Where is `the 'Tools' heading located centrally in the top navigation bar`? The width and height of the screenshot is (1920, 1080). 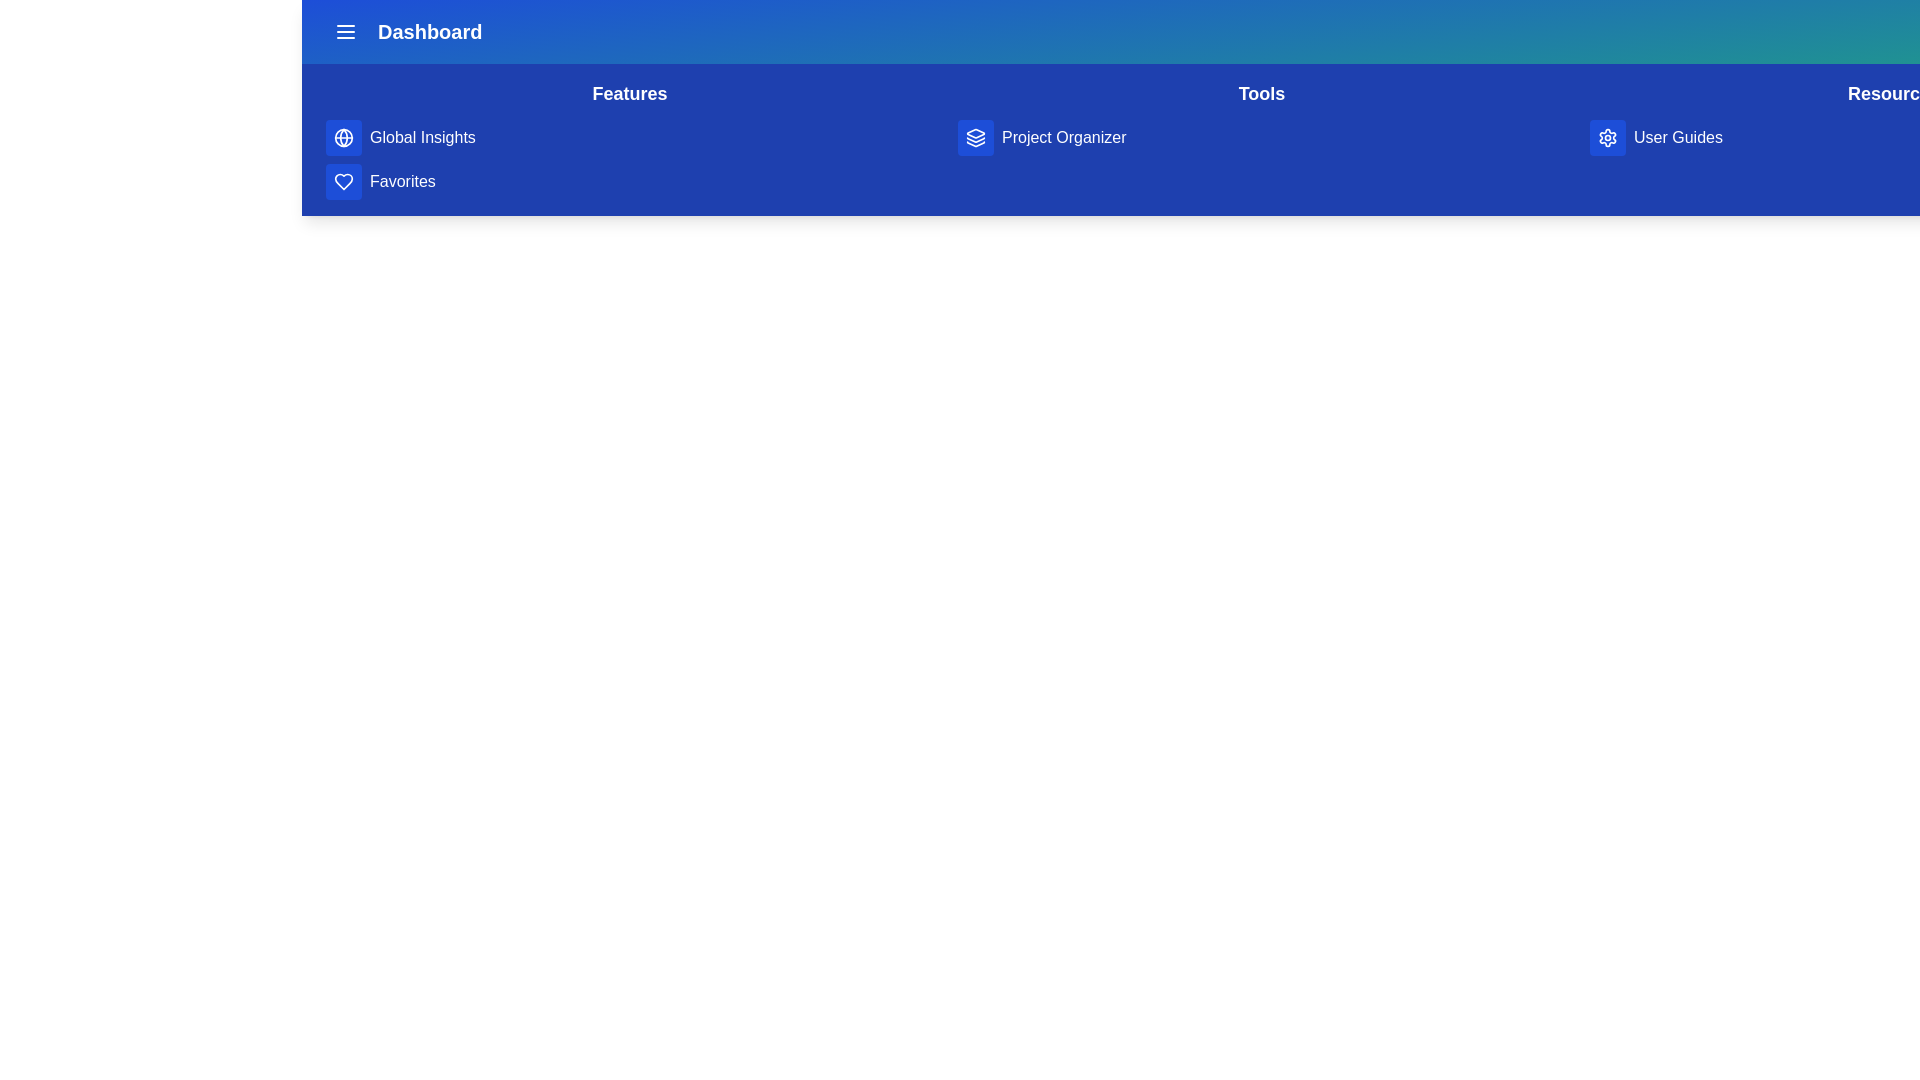
the 'Tools' heading located centrally in the top navigation bar is located at coordinates (1261, 93).